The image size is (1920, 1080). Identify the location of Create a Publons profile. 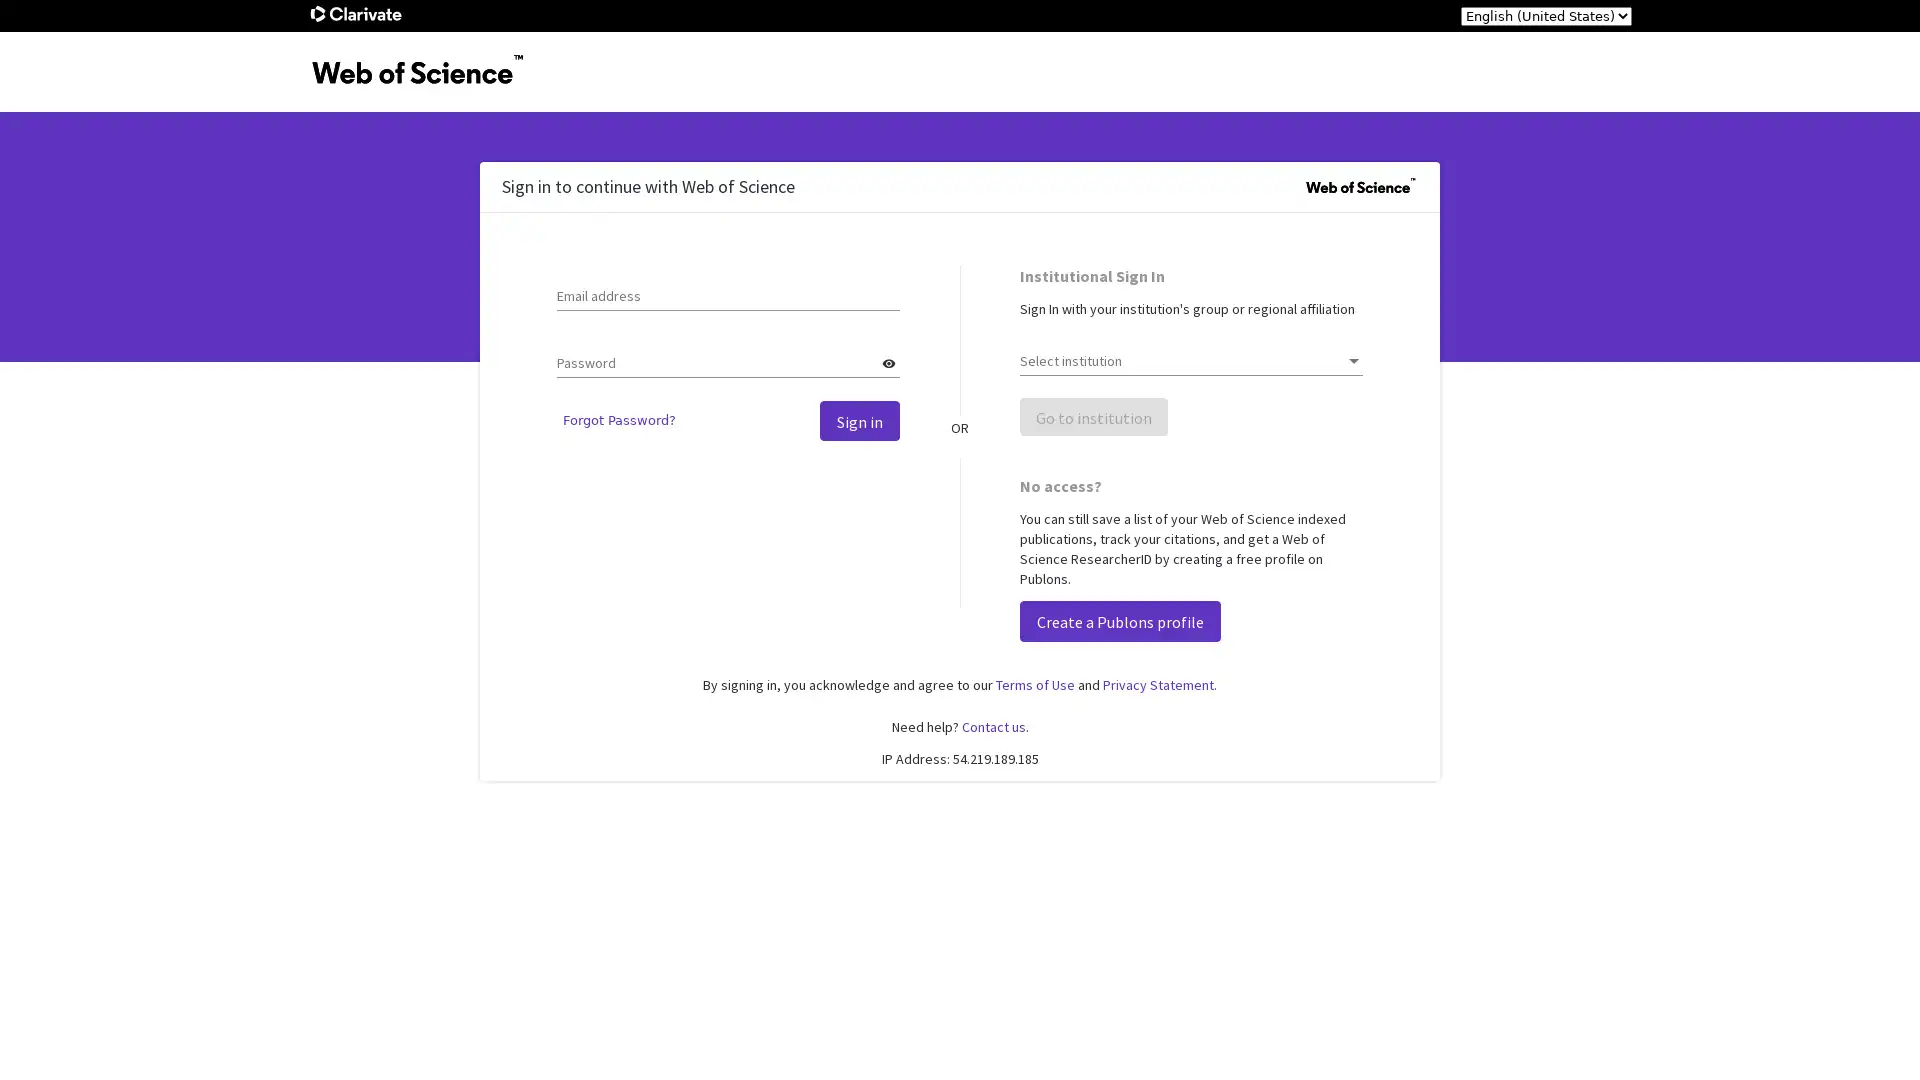
(1120, 620).